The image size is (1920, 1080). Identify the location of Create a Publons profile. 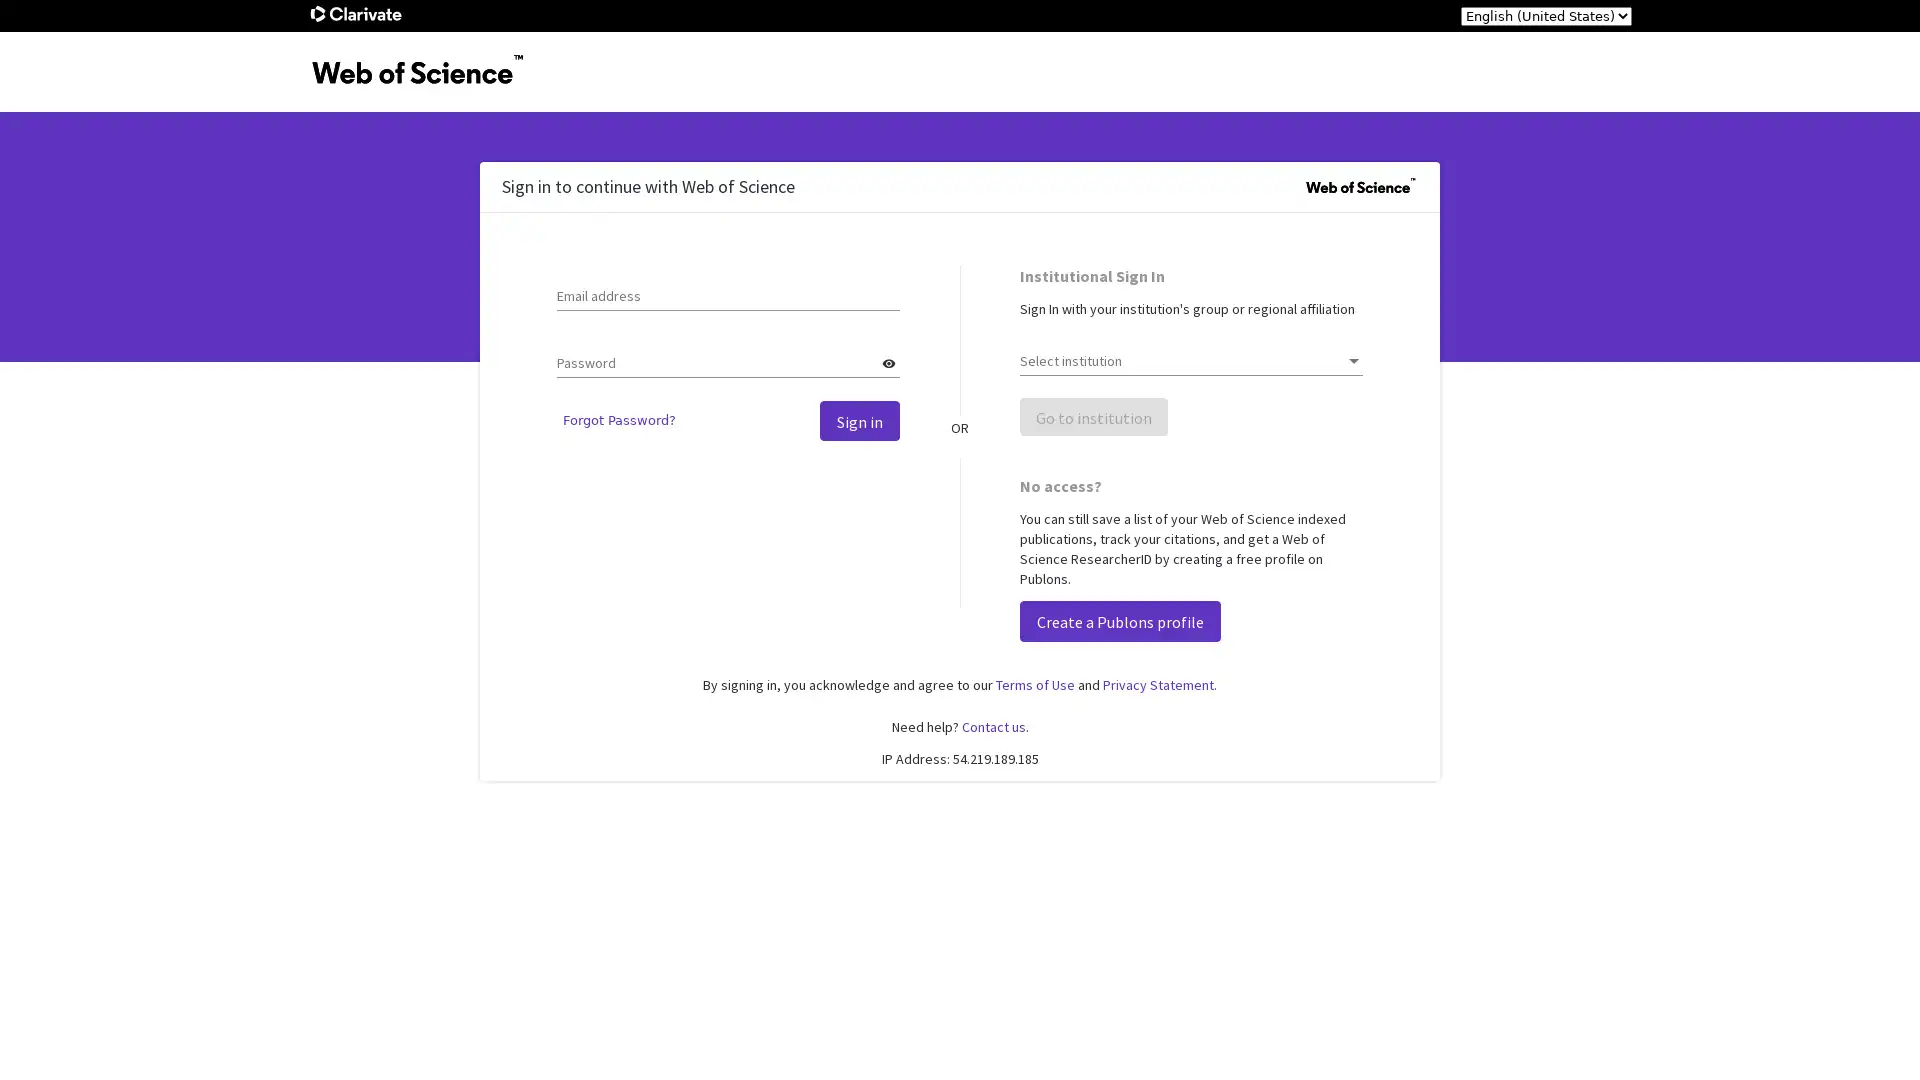
(1120, 620).